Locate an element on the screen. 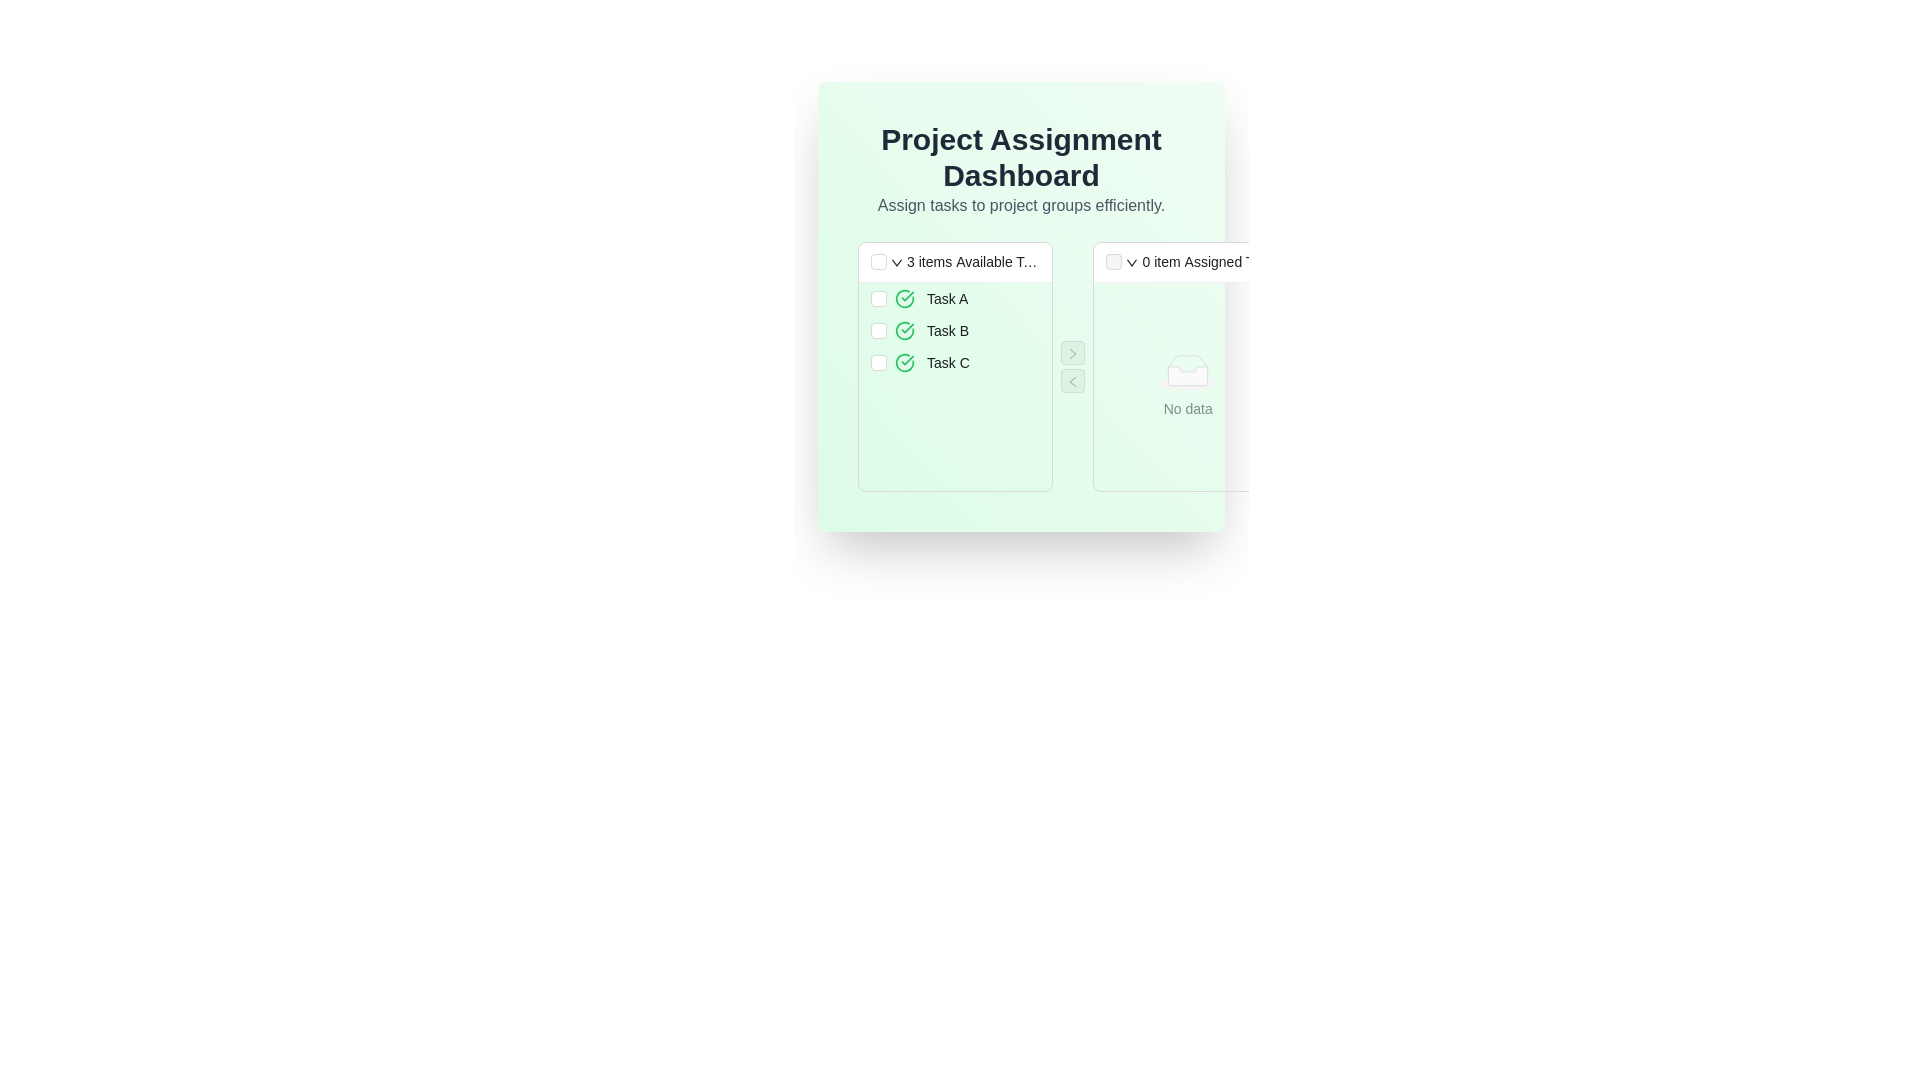 The width and height of the screenshot is (1920, 1080). the text header labeled 'Project Assignment Dashboard', styled with bold, large font and dark gray color, which is positioned at the top of its section is located at coordinates (1021, 157).